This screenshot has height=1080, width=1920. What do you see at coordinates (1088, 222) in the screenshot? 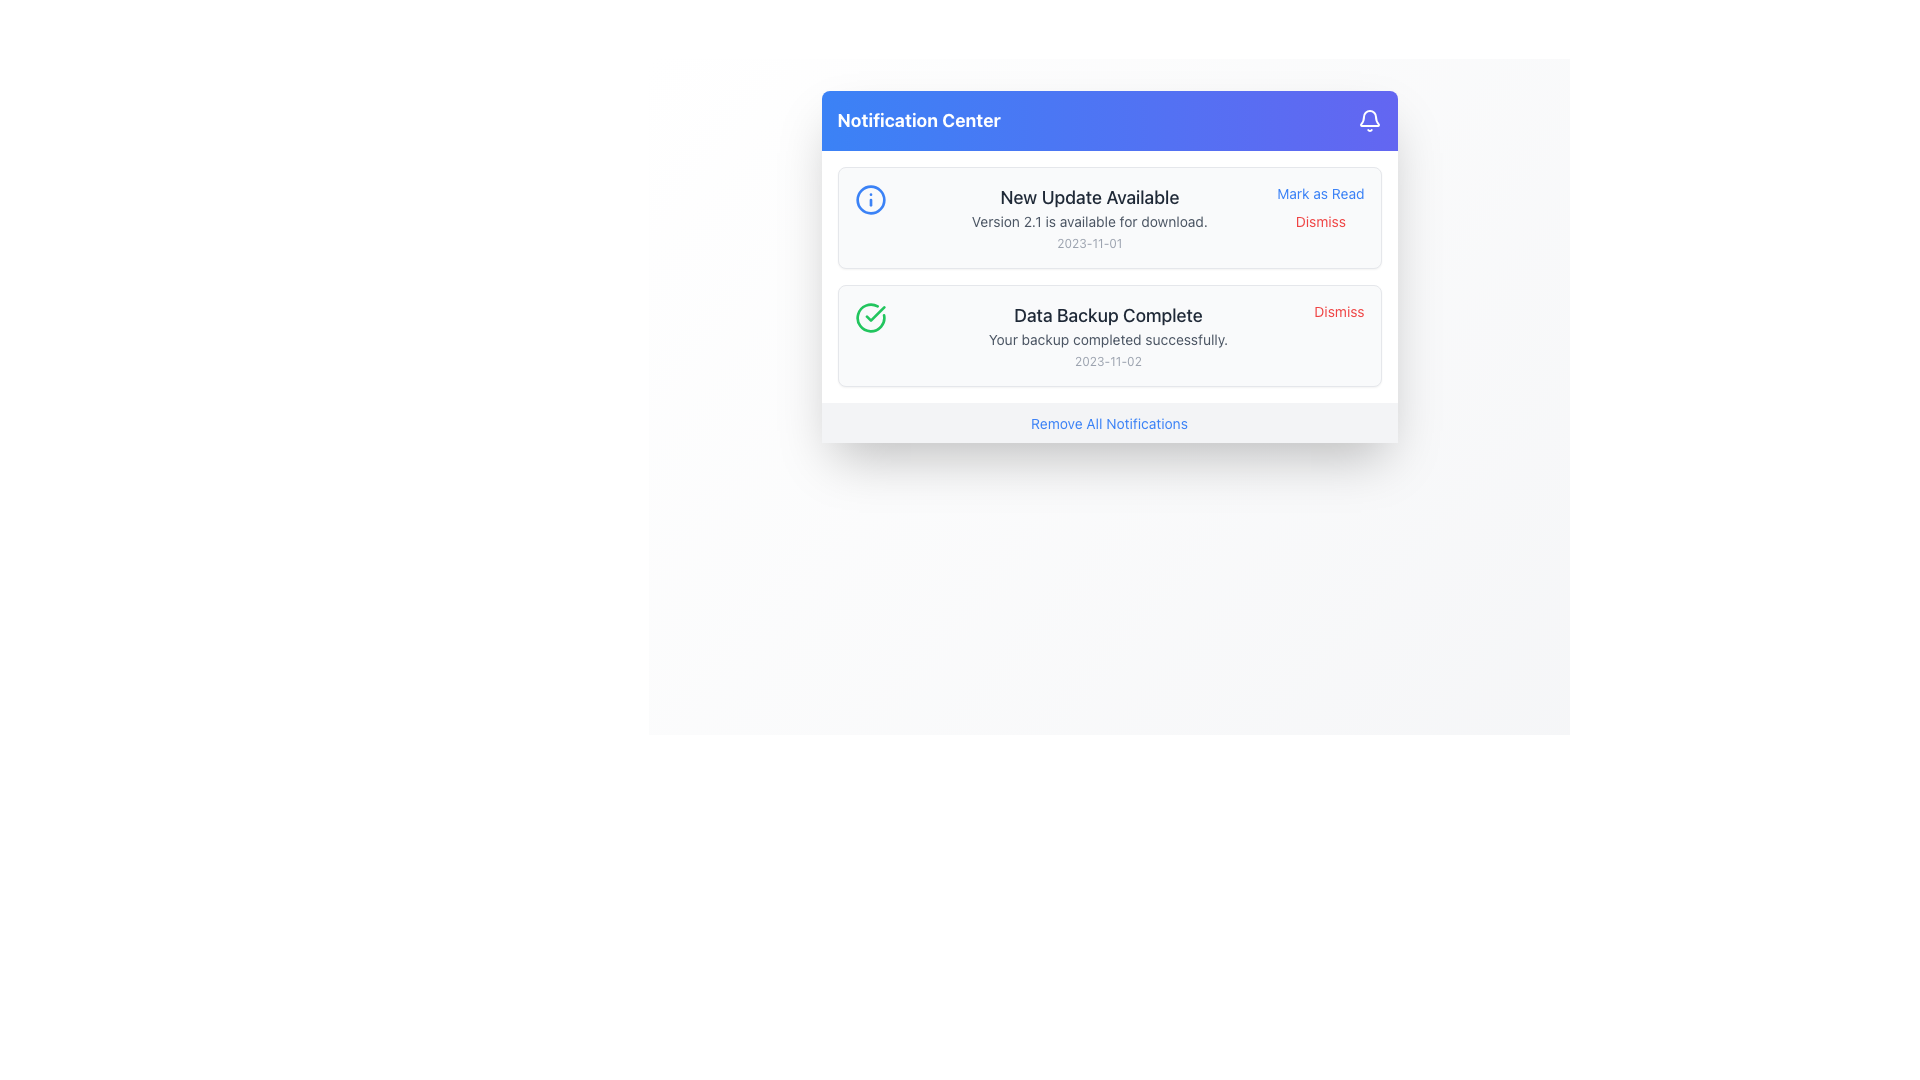
I see `the static text label indicating the availability of version 2.1 for download, which is located in the notification titled 'New Update Available', positioned centrally below the title and above the timestamp` at bounding box center [1088, 222].